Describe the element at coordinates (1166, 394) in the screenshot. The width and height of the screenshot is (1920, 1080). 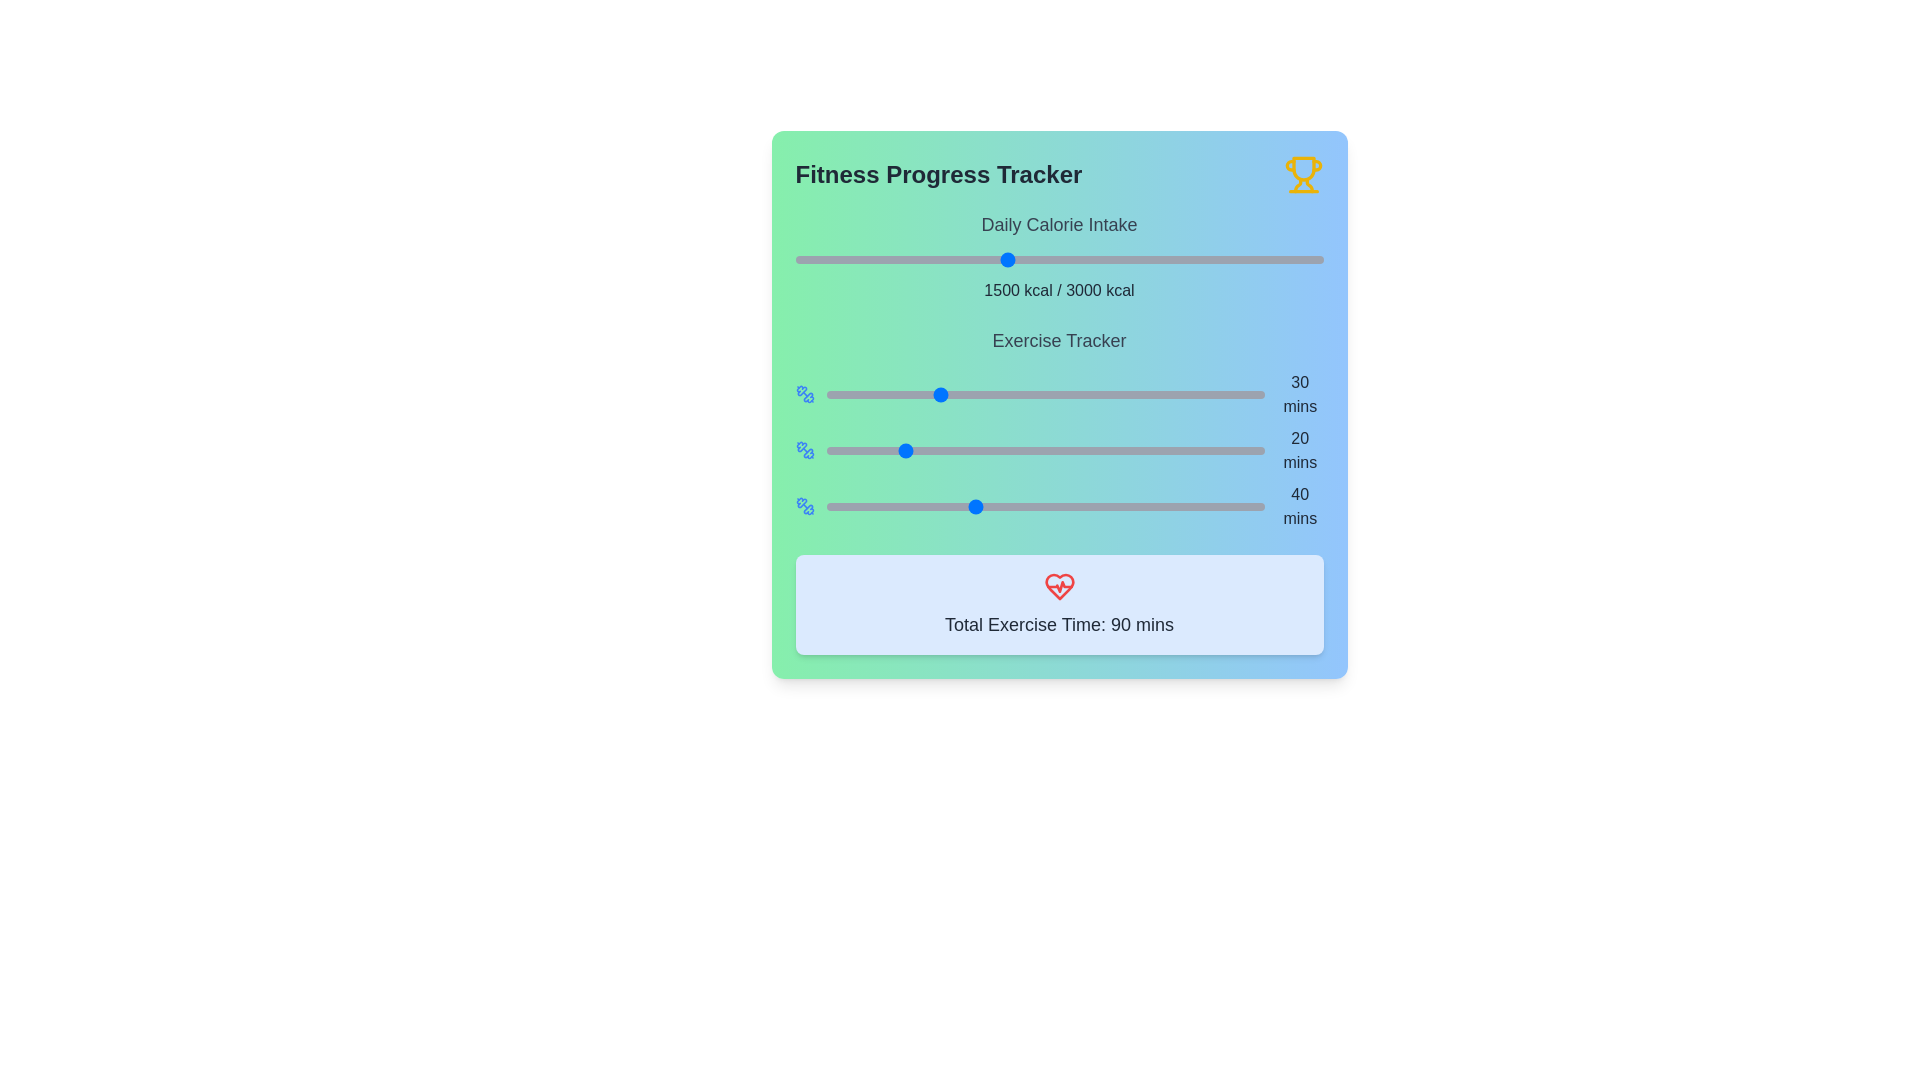
I see `the exercise time` at that location.